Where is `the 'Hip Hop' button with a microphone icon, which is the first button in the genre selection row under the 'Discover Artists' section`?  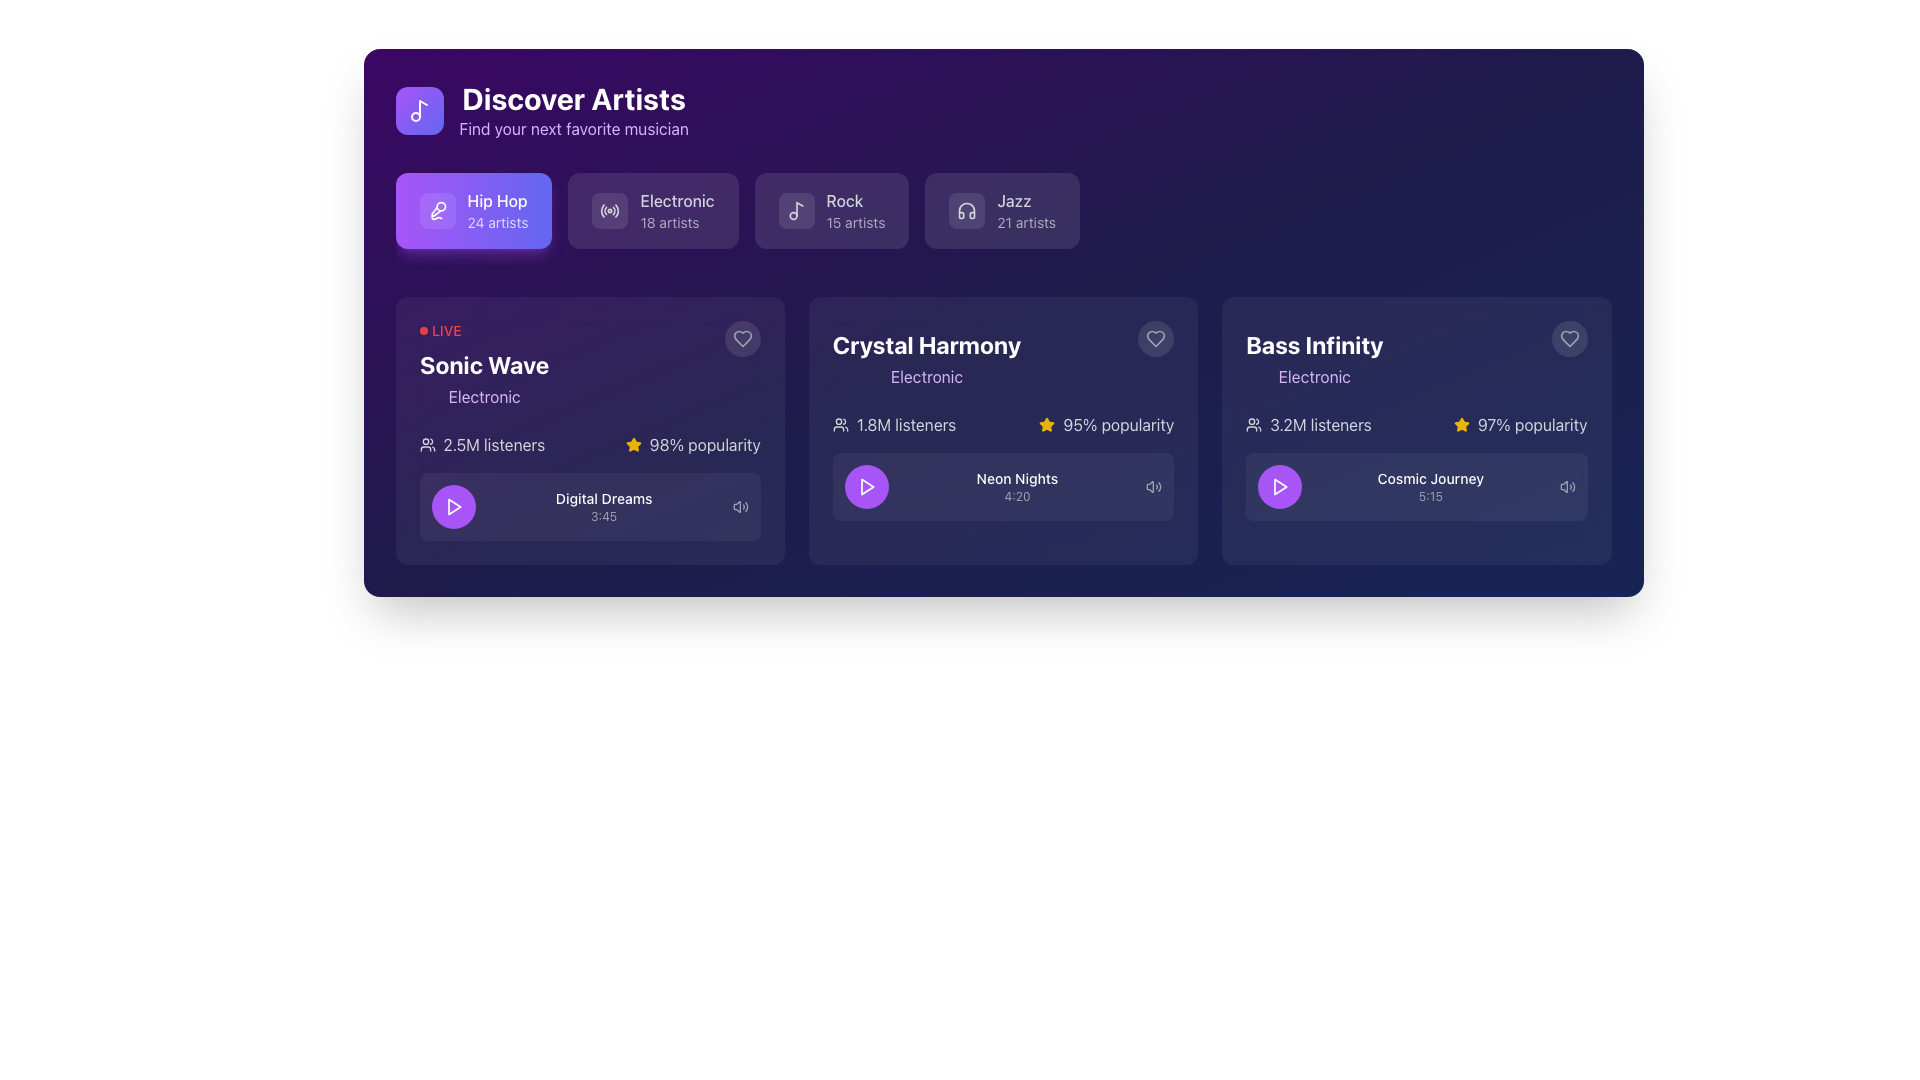
the 'Hip Hop' button with a microphone icon, which is the first button in the genre selection row under the 'Discover Artists' section is located at coordinates (473, 211).